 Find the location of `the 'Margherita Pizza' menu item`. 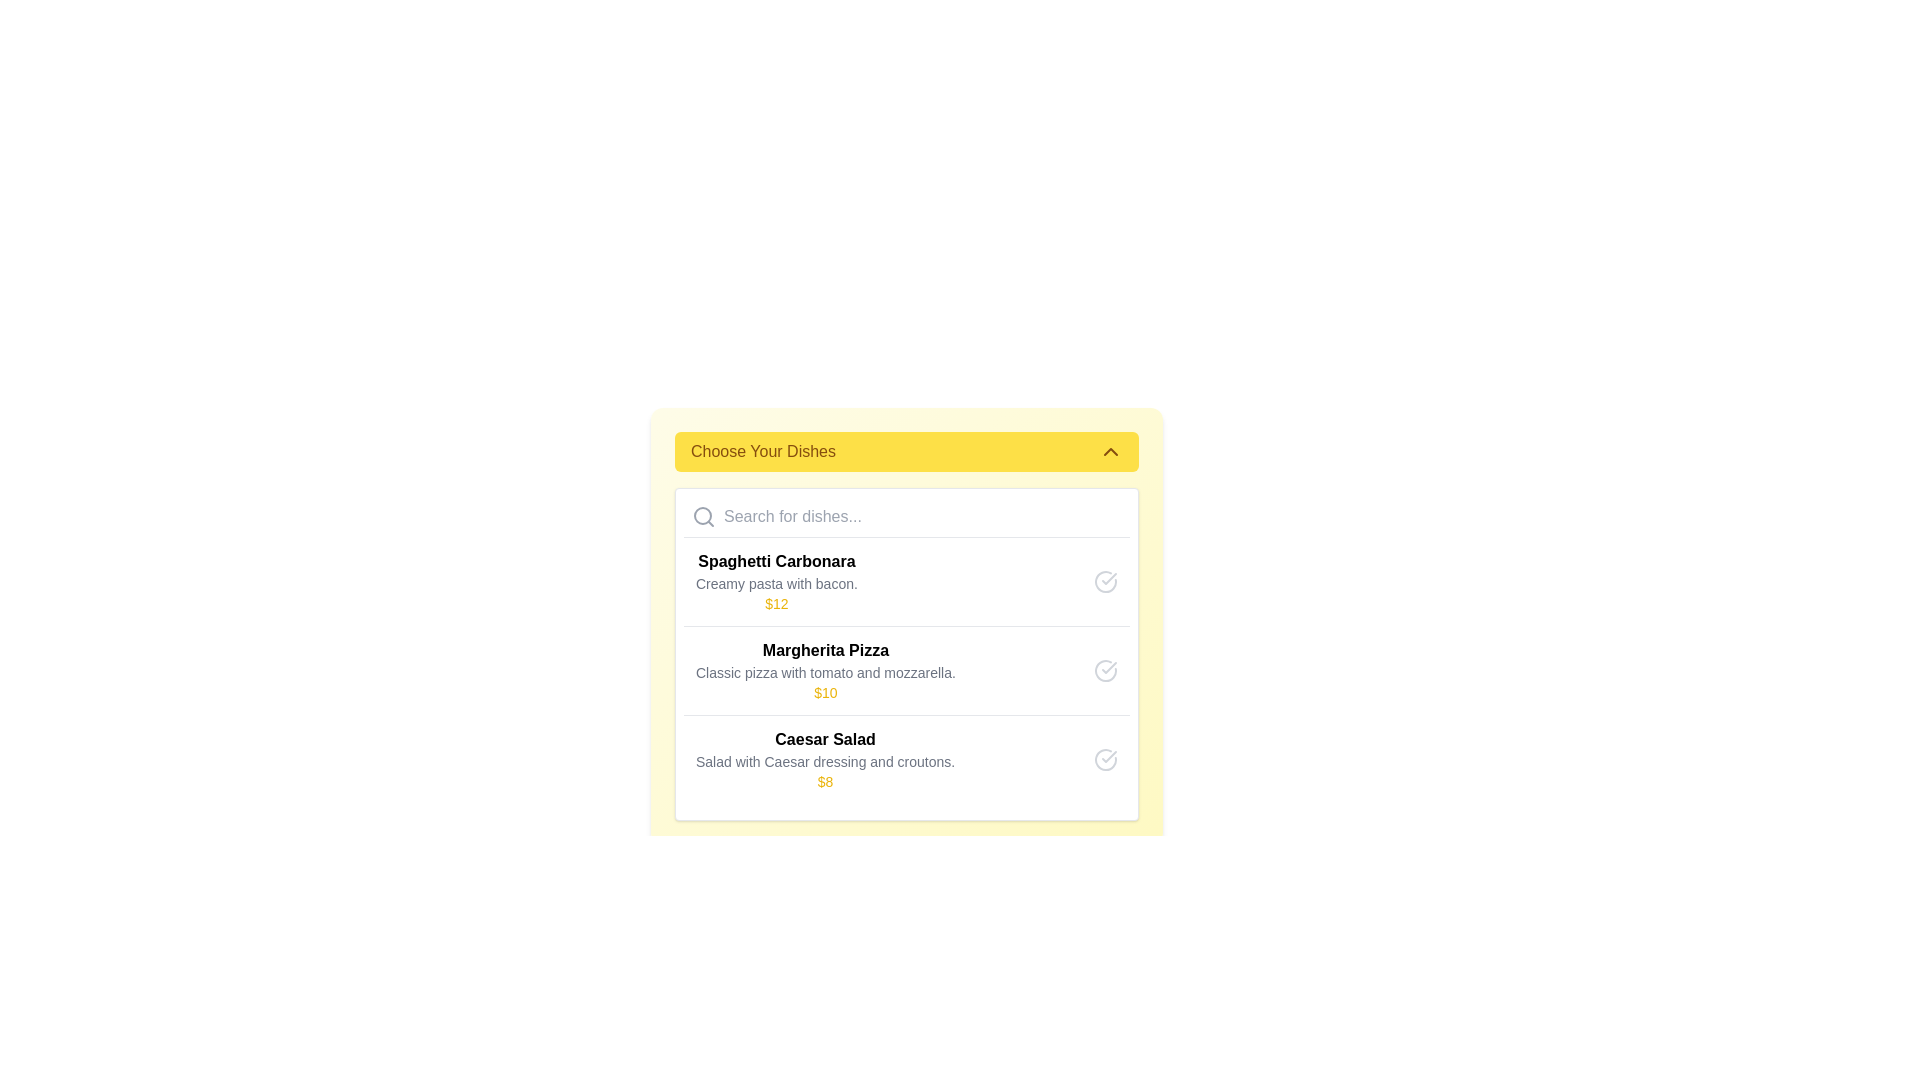

the 'Margherita Pizza' menu item is located at coordinates (906, 670).